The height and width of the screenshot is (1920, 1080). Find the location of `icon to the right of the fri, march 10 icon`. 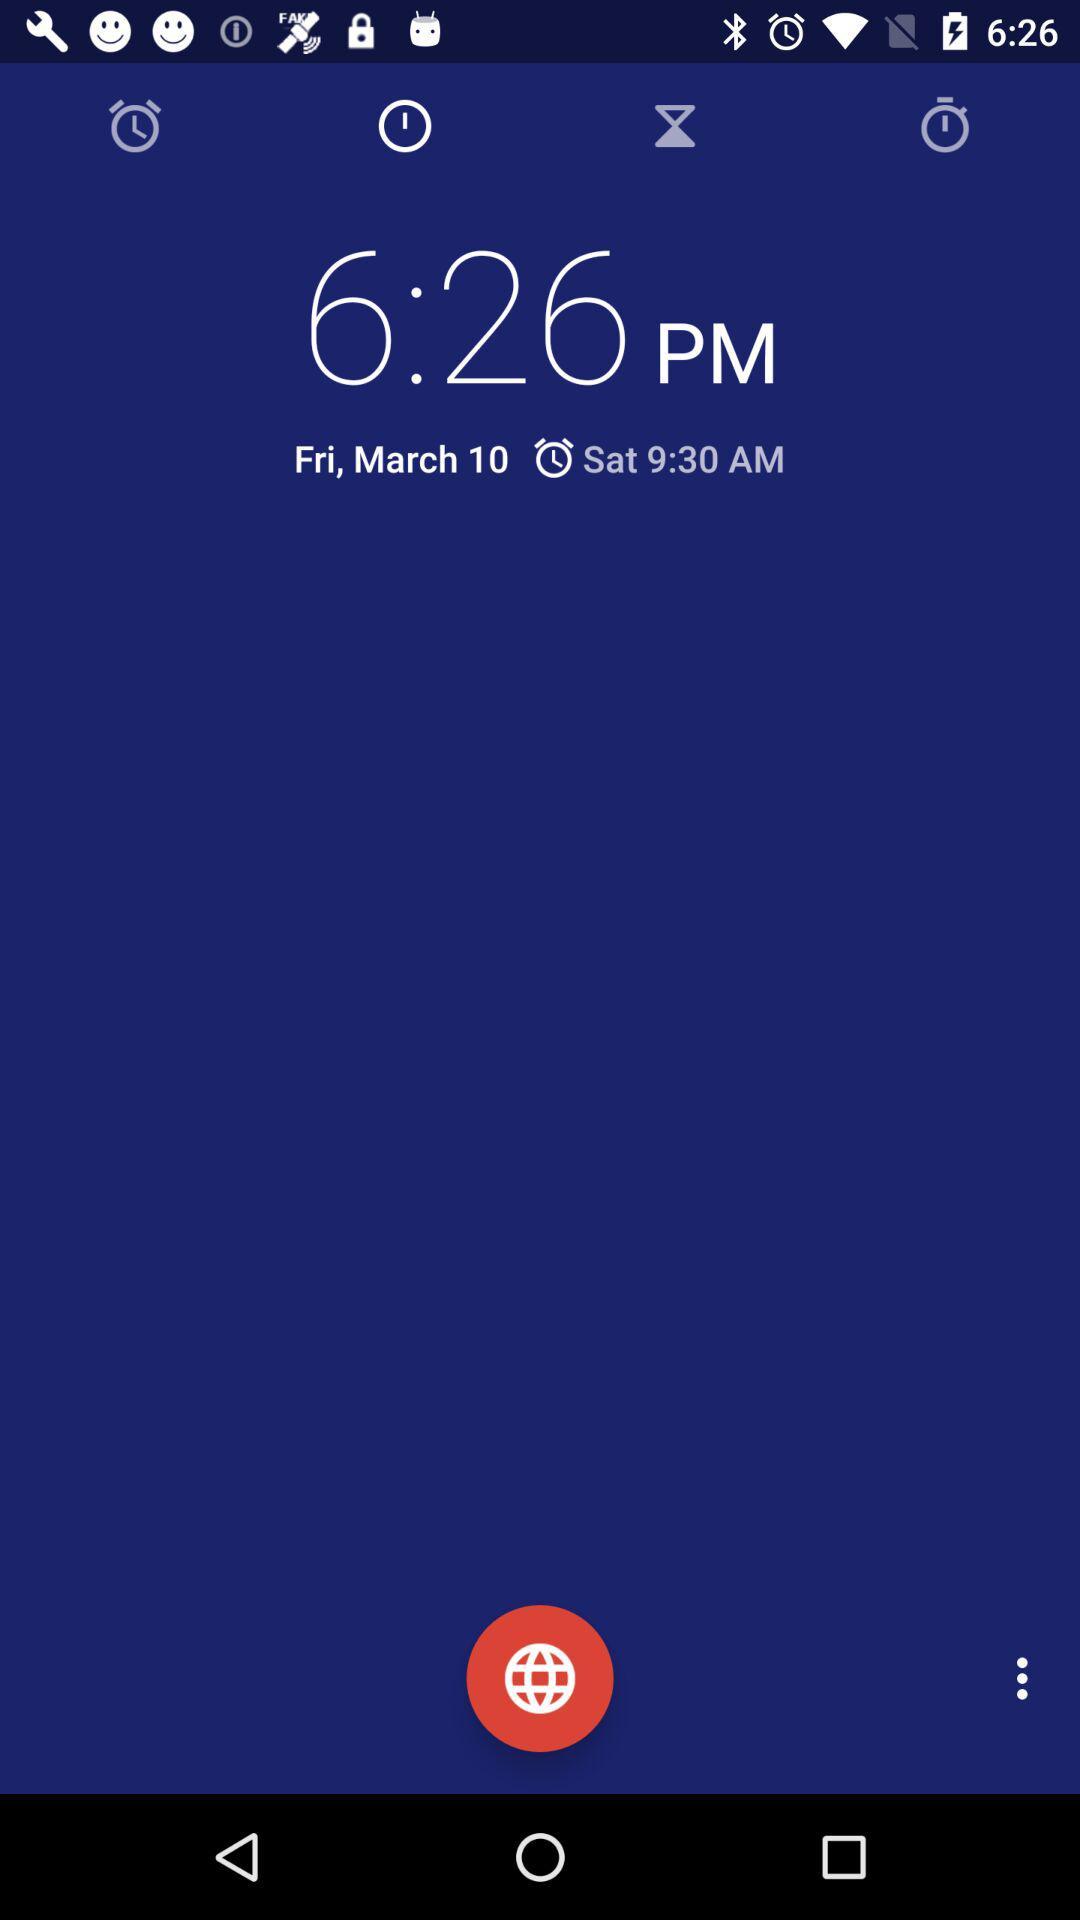

icon to the right of the fri, march 10 icon is located at coordinates (657, 457).